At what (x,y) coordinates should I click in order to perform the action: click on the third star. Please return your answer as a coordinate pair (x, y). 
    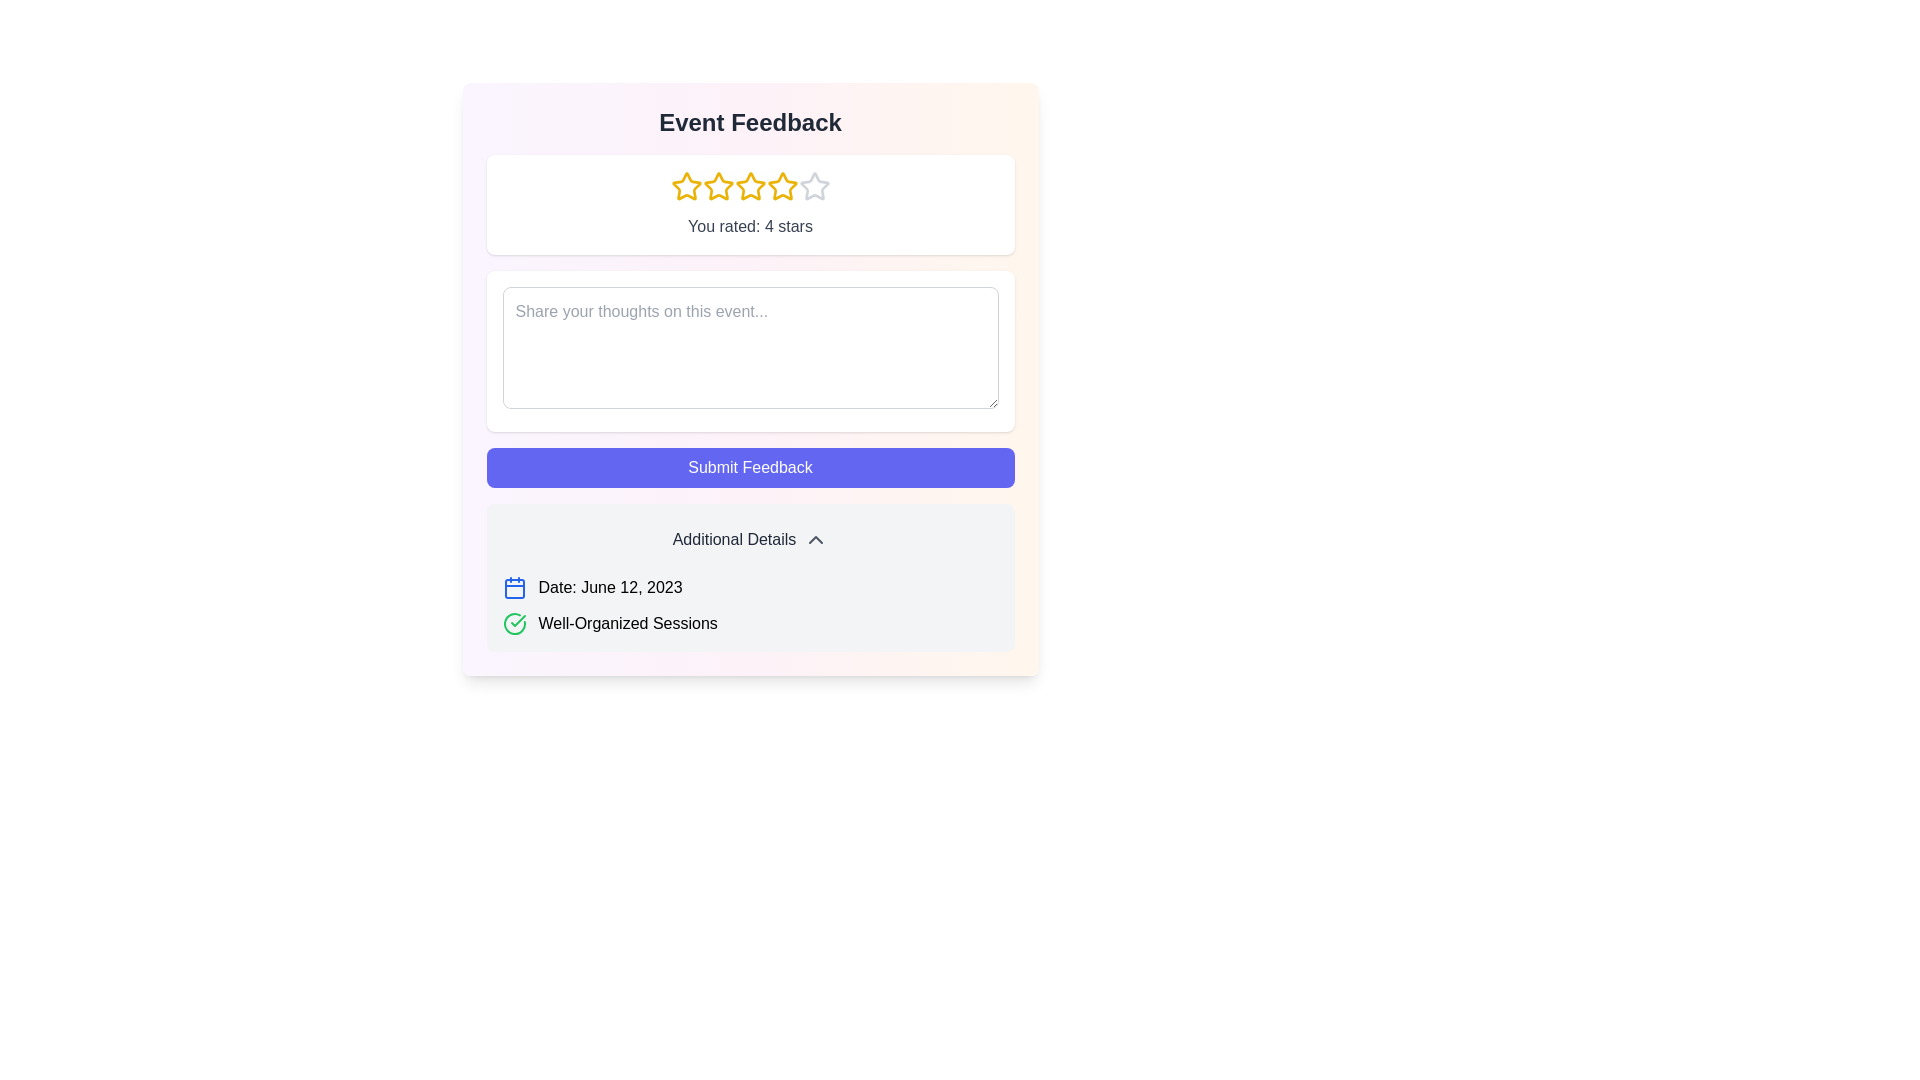
    Looking at the image, I should click on (748, 185).